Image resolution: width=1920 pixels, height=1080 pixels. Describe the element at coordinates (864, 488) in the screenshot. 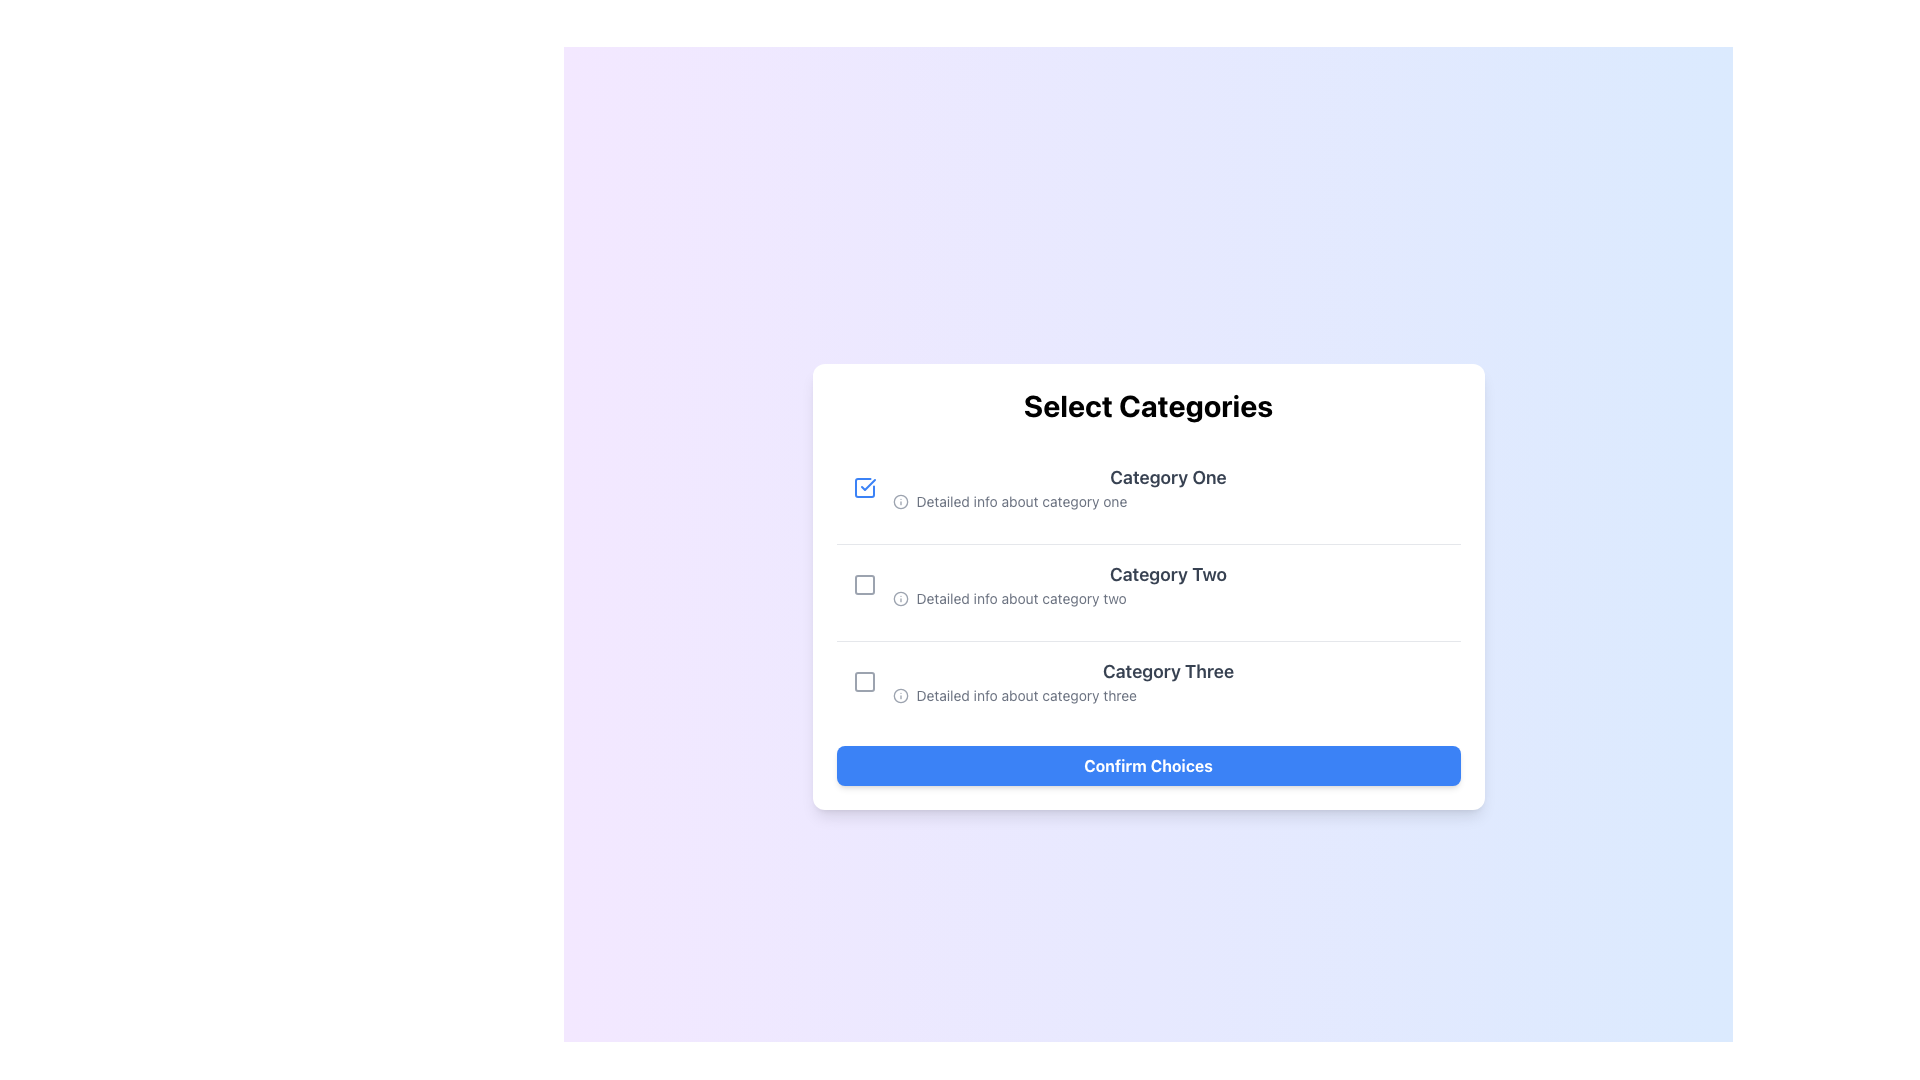

I see `the checkbox represented by the highlighted square outline styled in blue, located at the upper-left corner of the modal interface, next to the label 'Category One'` at that location.